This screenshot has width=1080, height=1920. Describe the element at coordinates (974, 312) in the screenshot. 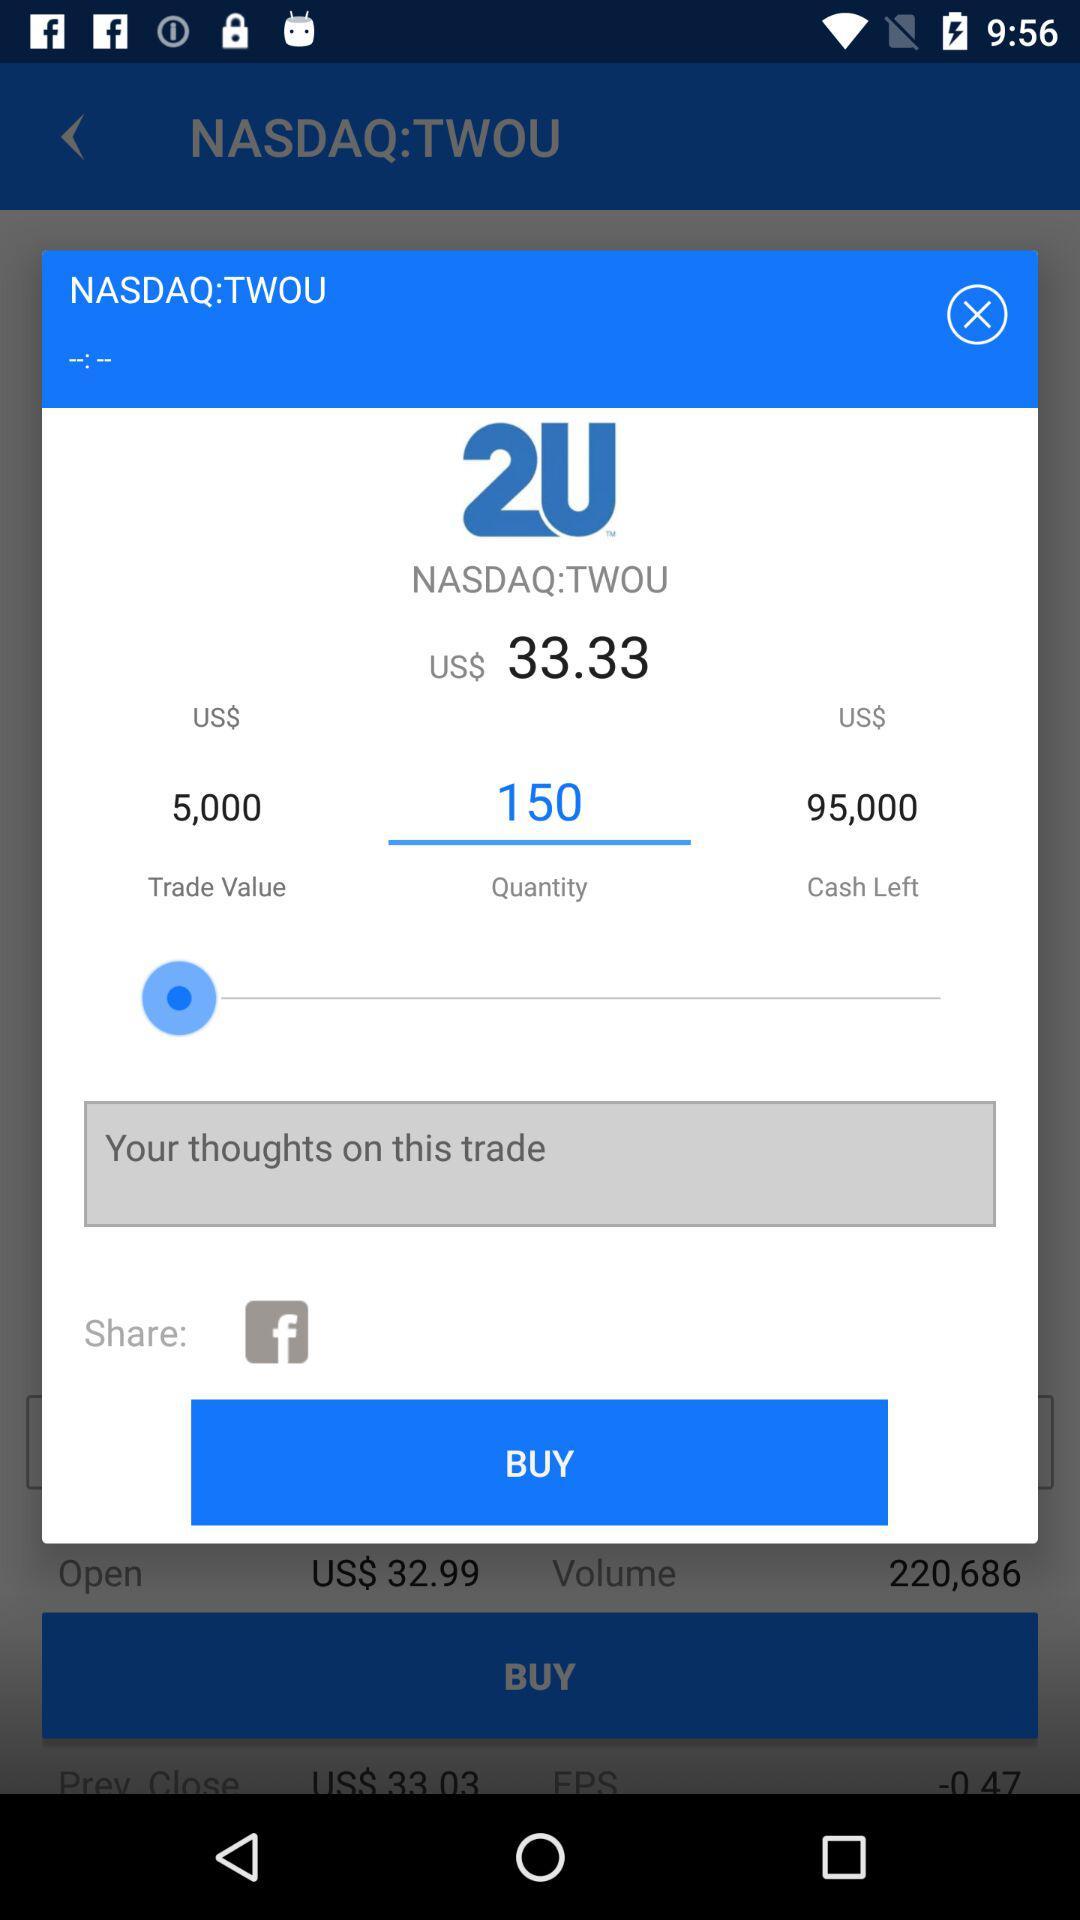

I see `item next to the nasdaq:twou item` at that location.